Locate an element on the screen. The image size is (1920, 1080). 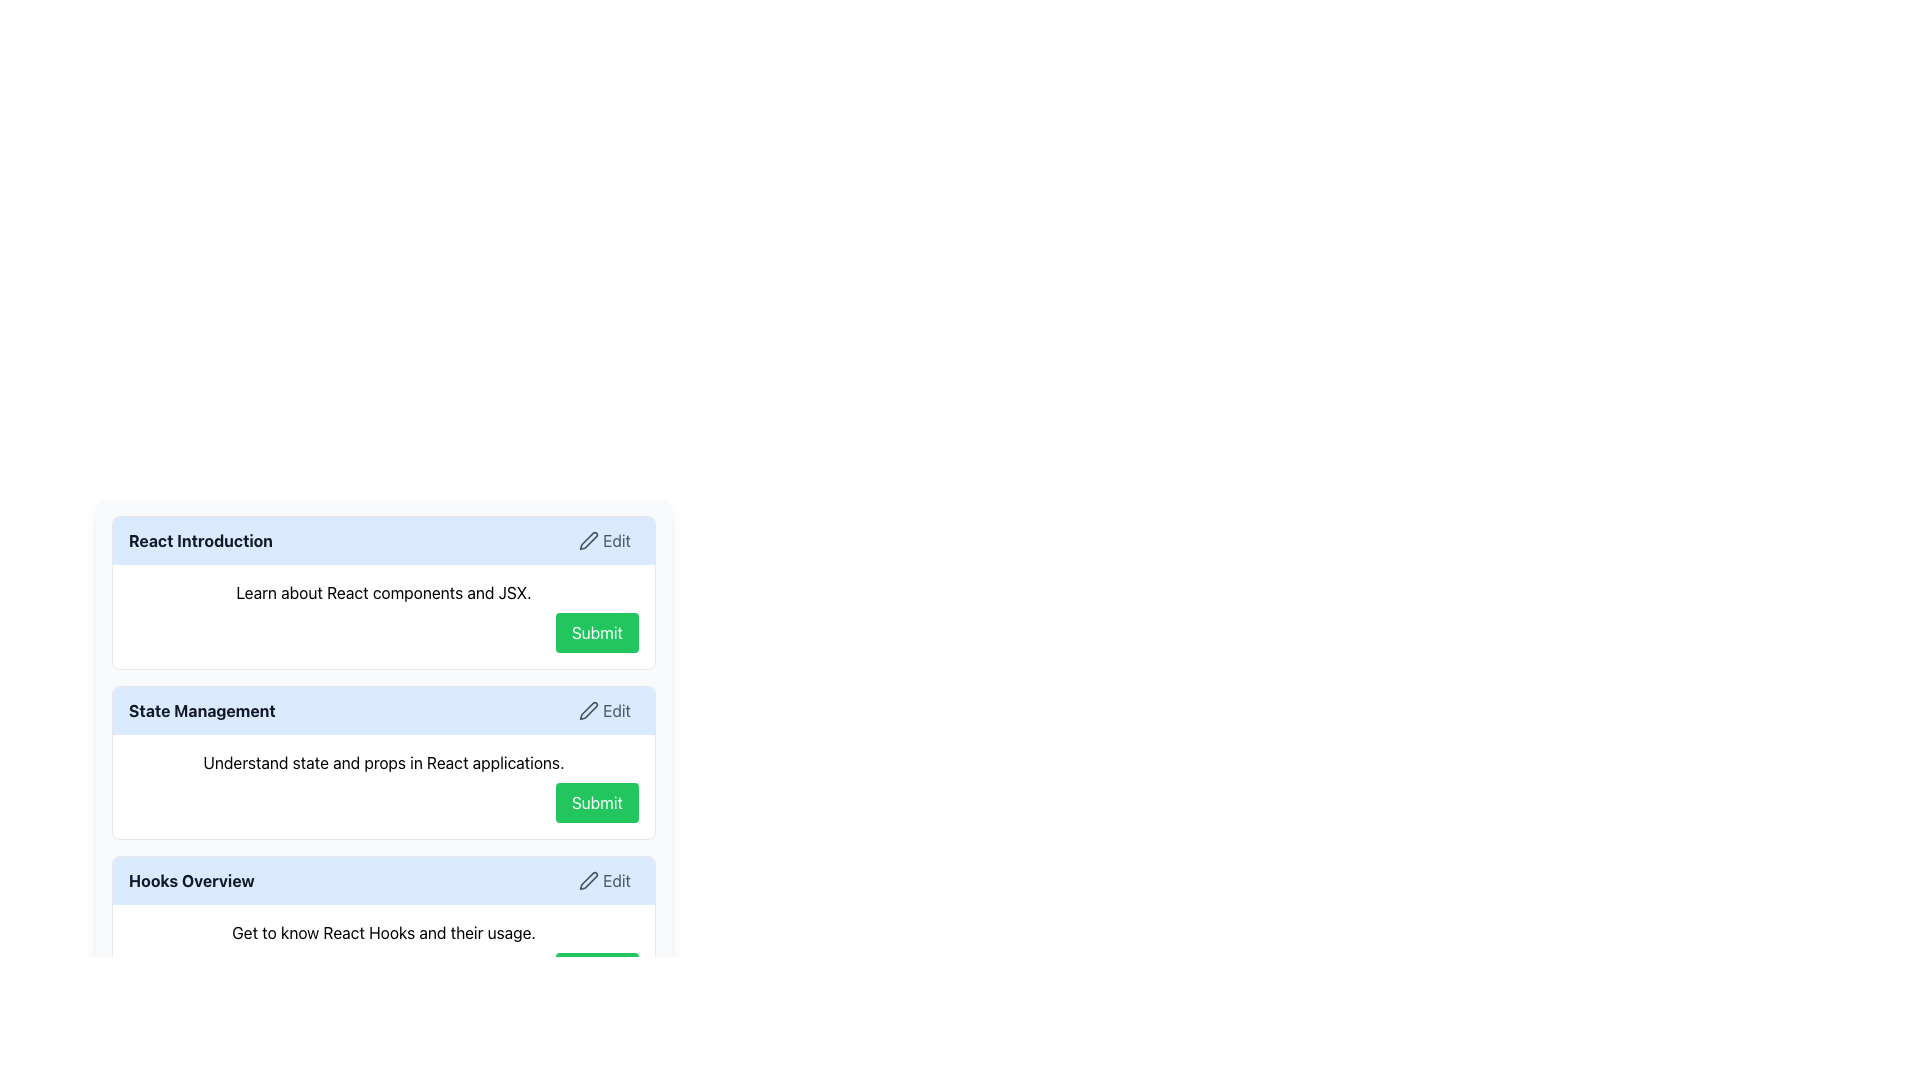
the submission button located in the 'State Management' section of the form is located at coordinates (595, 801).